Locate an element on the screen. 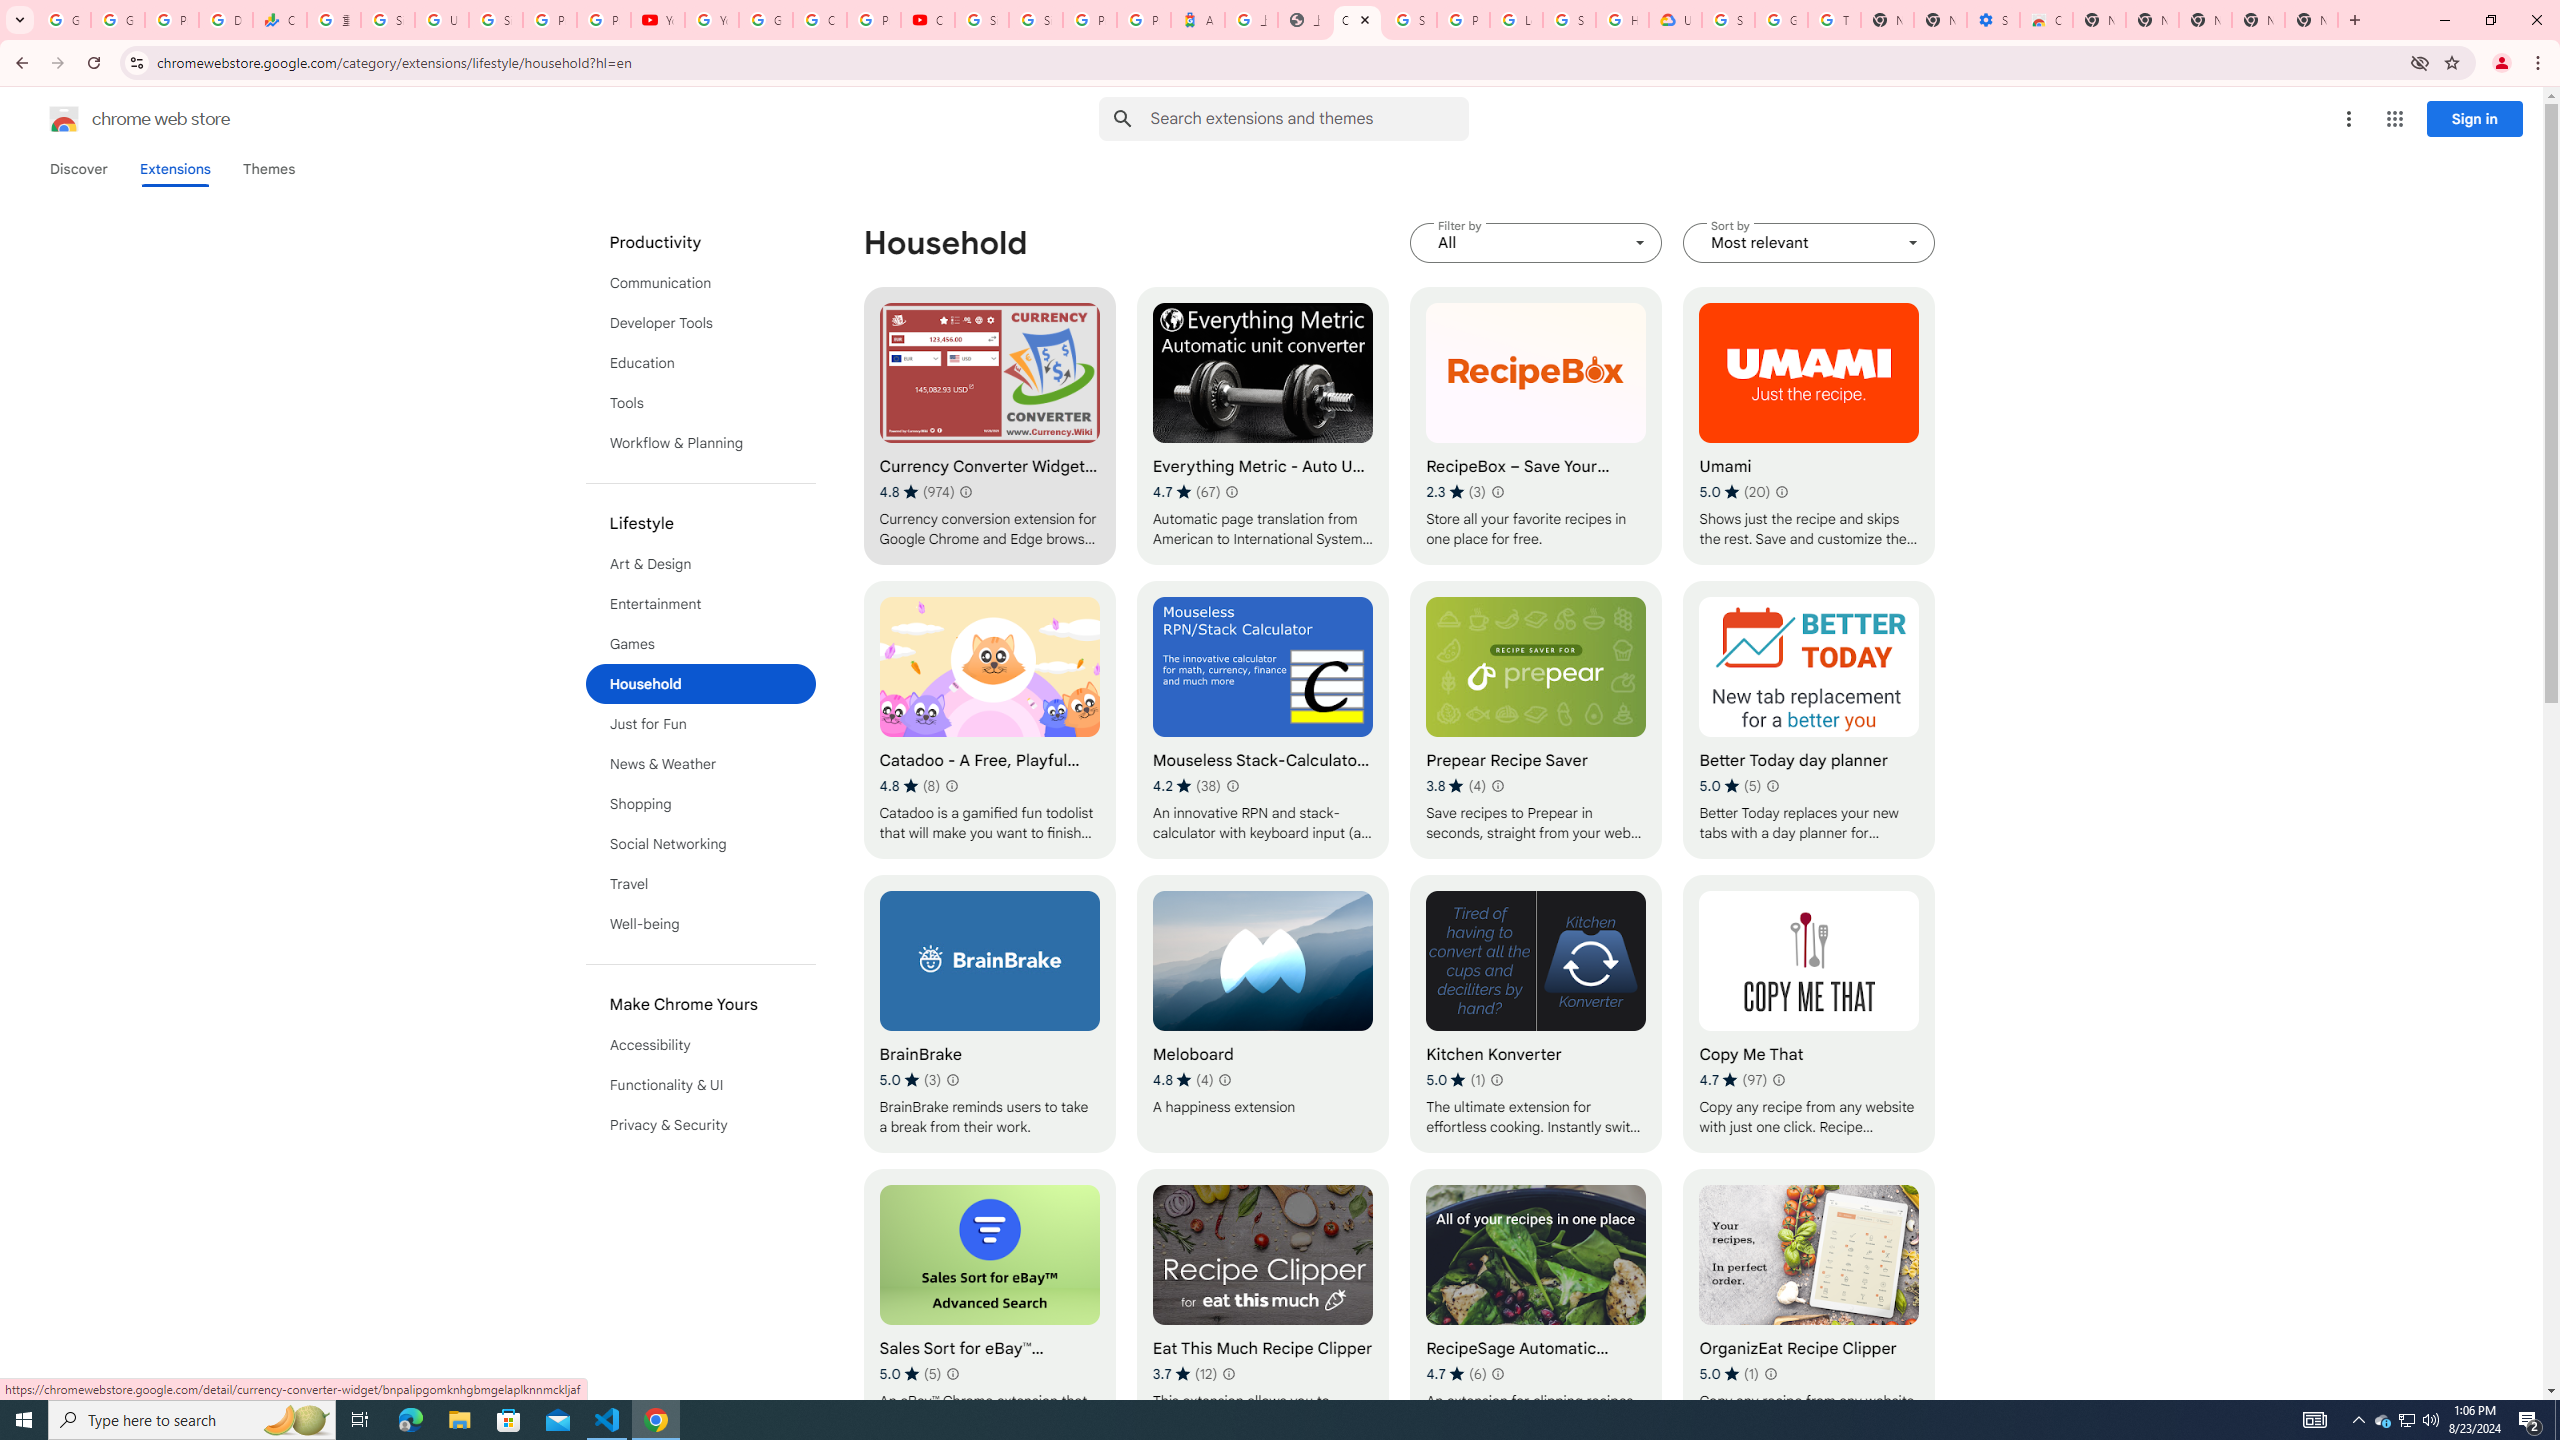 The height and width of the screenshot is (1440, 2560). 'More options menu' is located at coordinates (2348, 118).